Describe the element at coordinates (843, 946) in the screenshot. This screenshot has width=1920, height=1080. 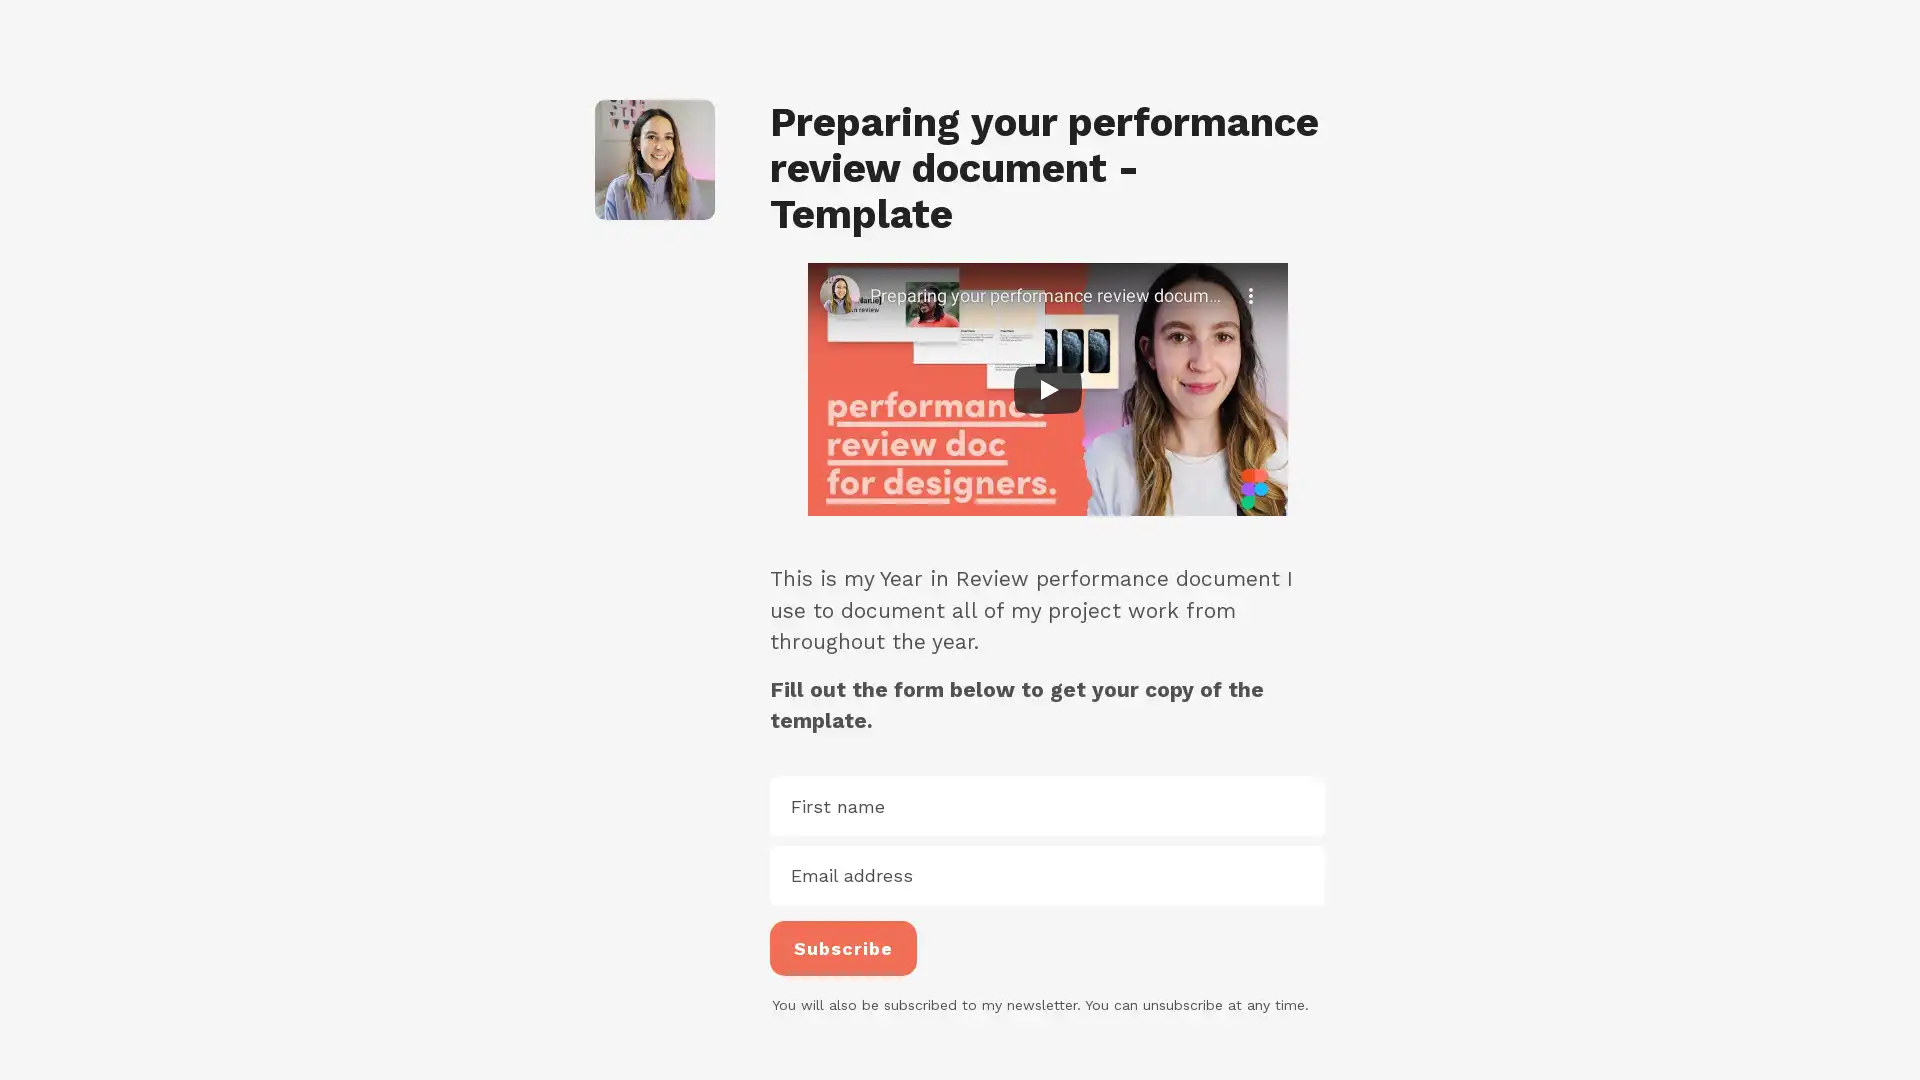
I see `Subscribe` at that location.